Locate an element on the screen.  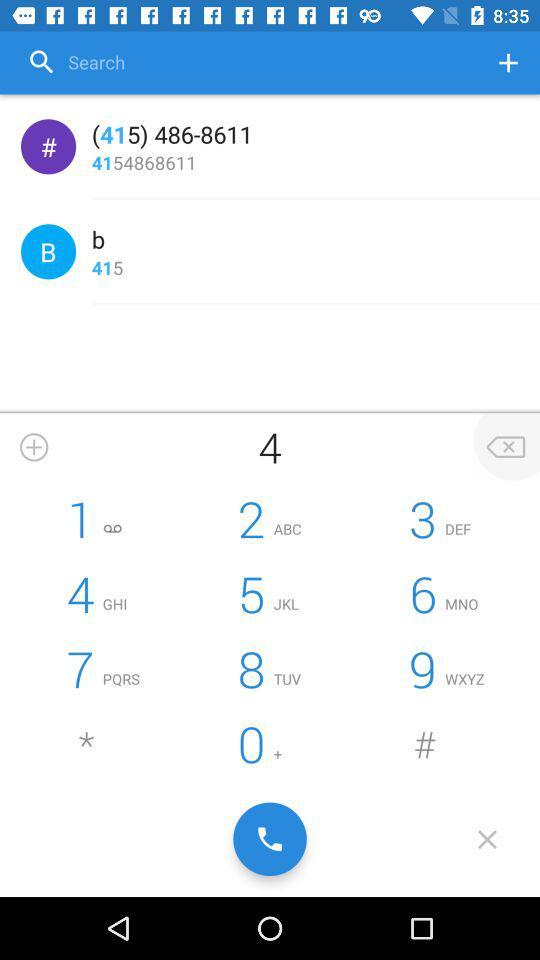
backspace is located at coordinates (504, 447).